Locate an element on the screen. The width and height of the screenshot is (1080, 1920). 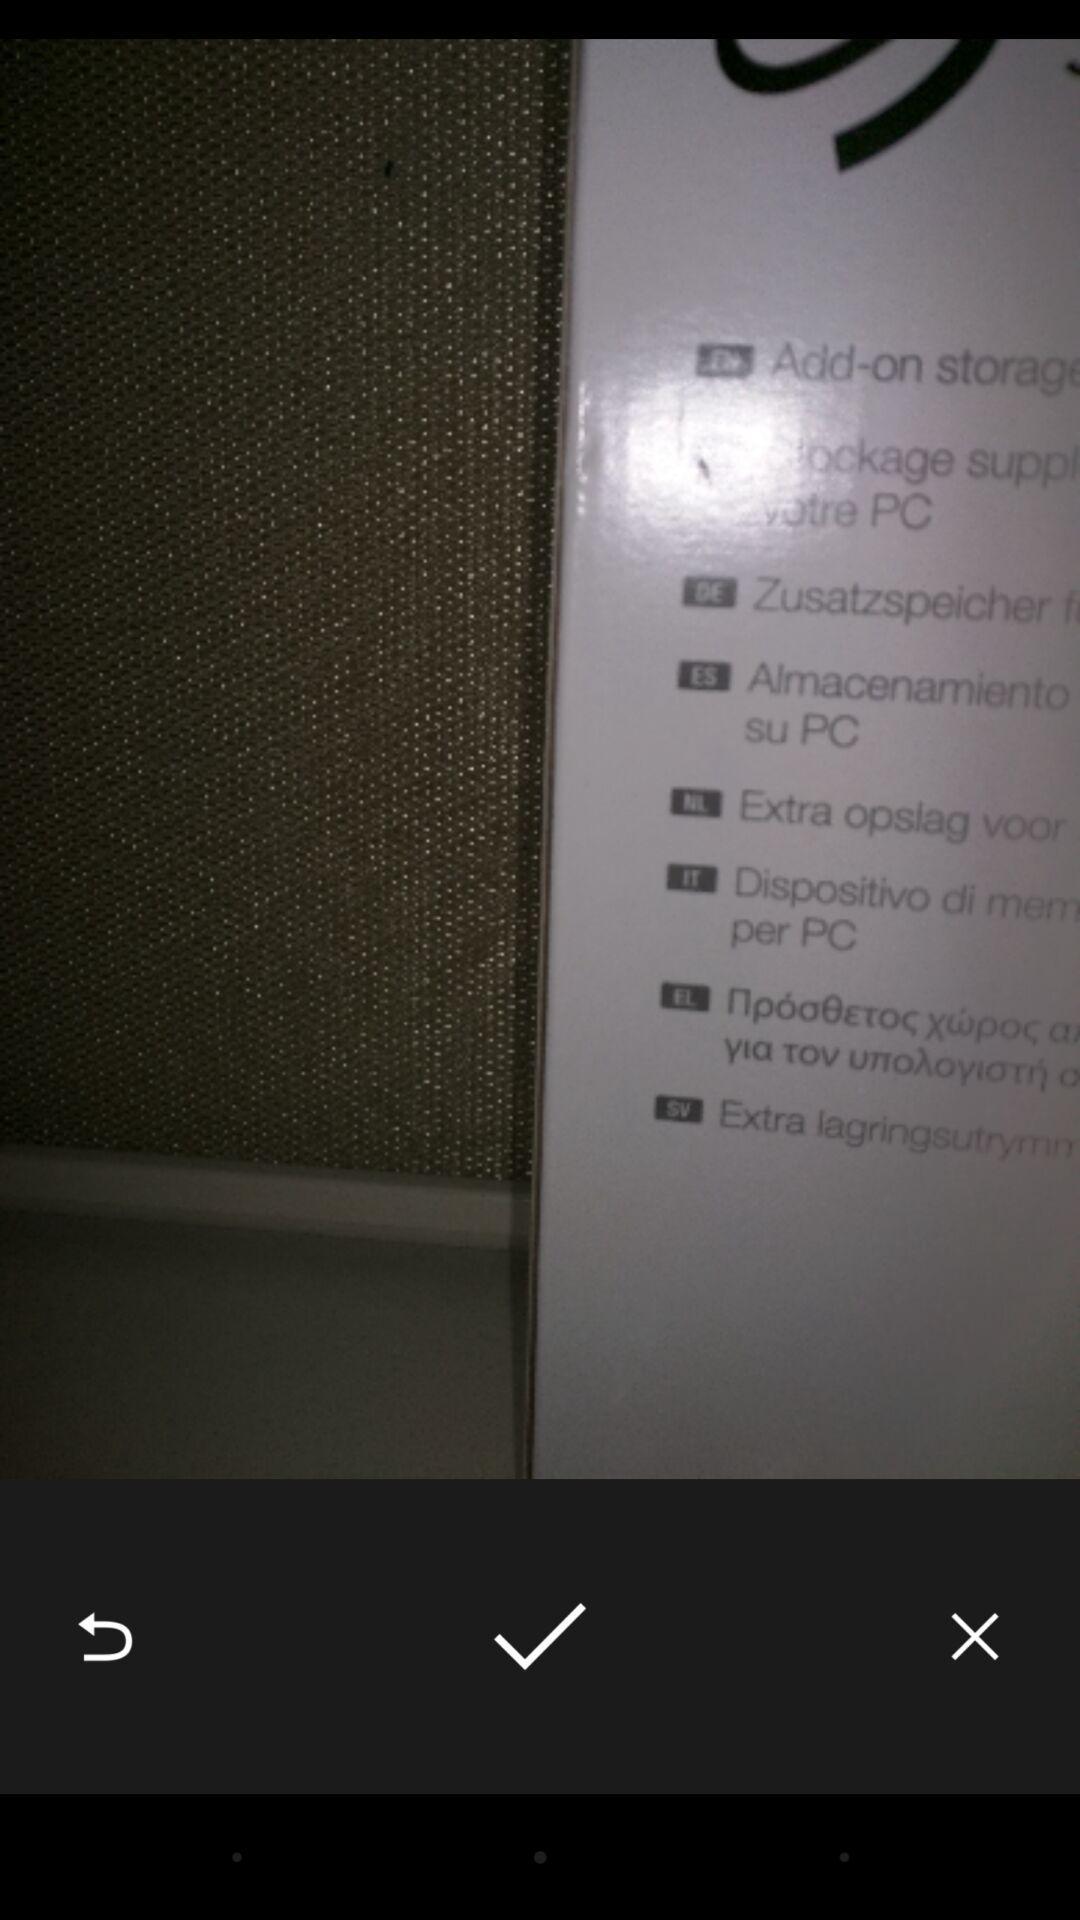
item at the bottom right corner is located at coordinates (974, 1636).